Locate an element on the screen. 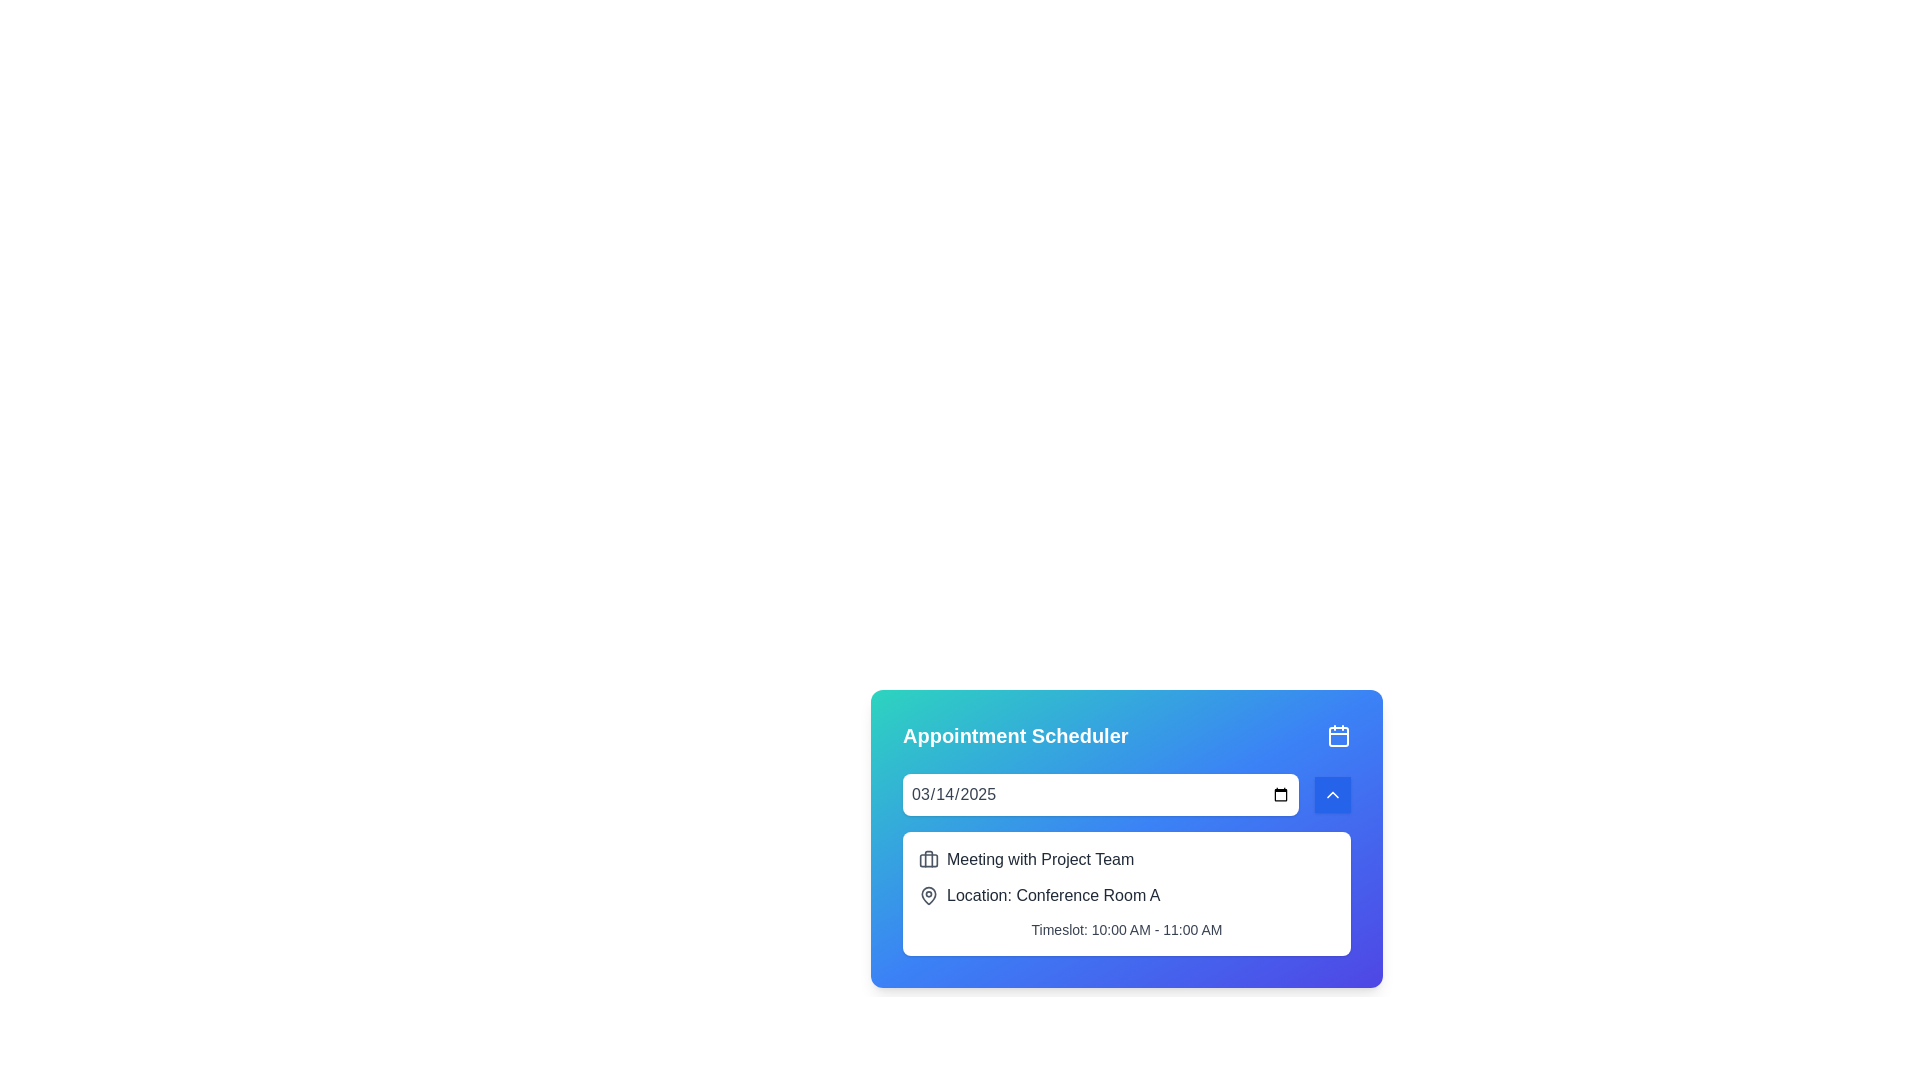 The height and width of the screenshot is (1080, 1920). the text label that displays the allocated timeslot for a meeting, located below 'Location: Conference Room A' is located at coordinates (1127, 929).